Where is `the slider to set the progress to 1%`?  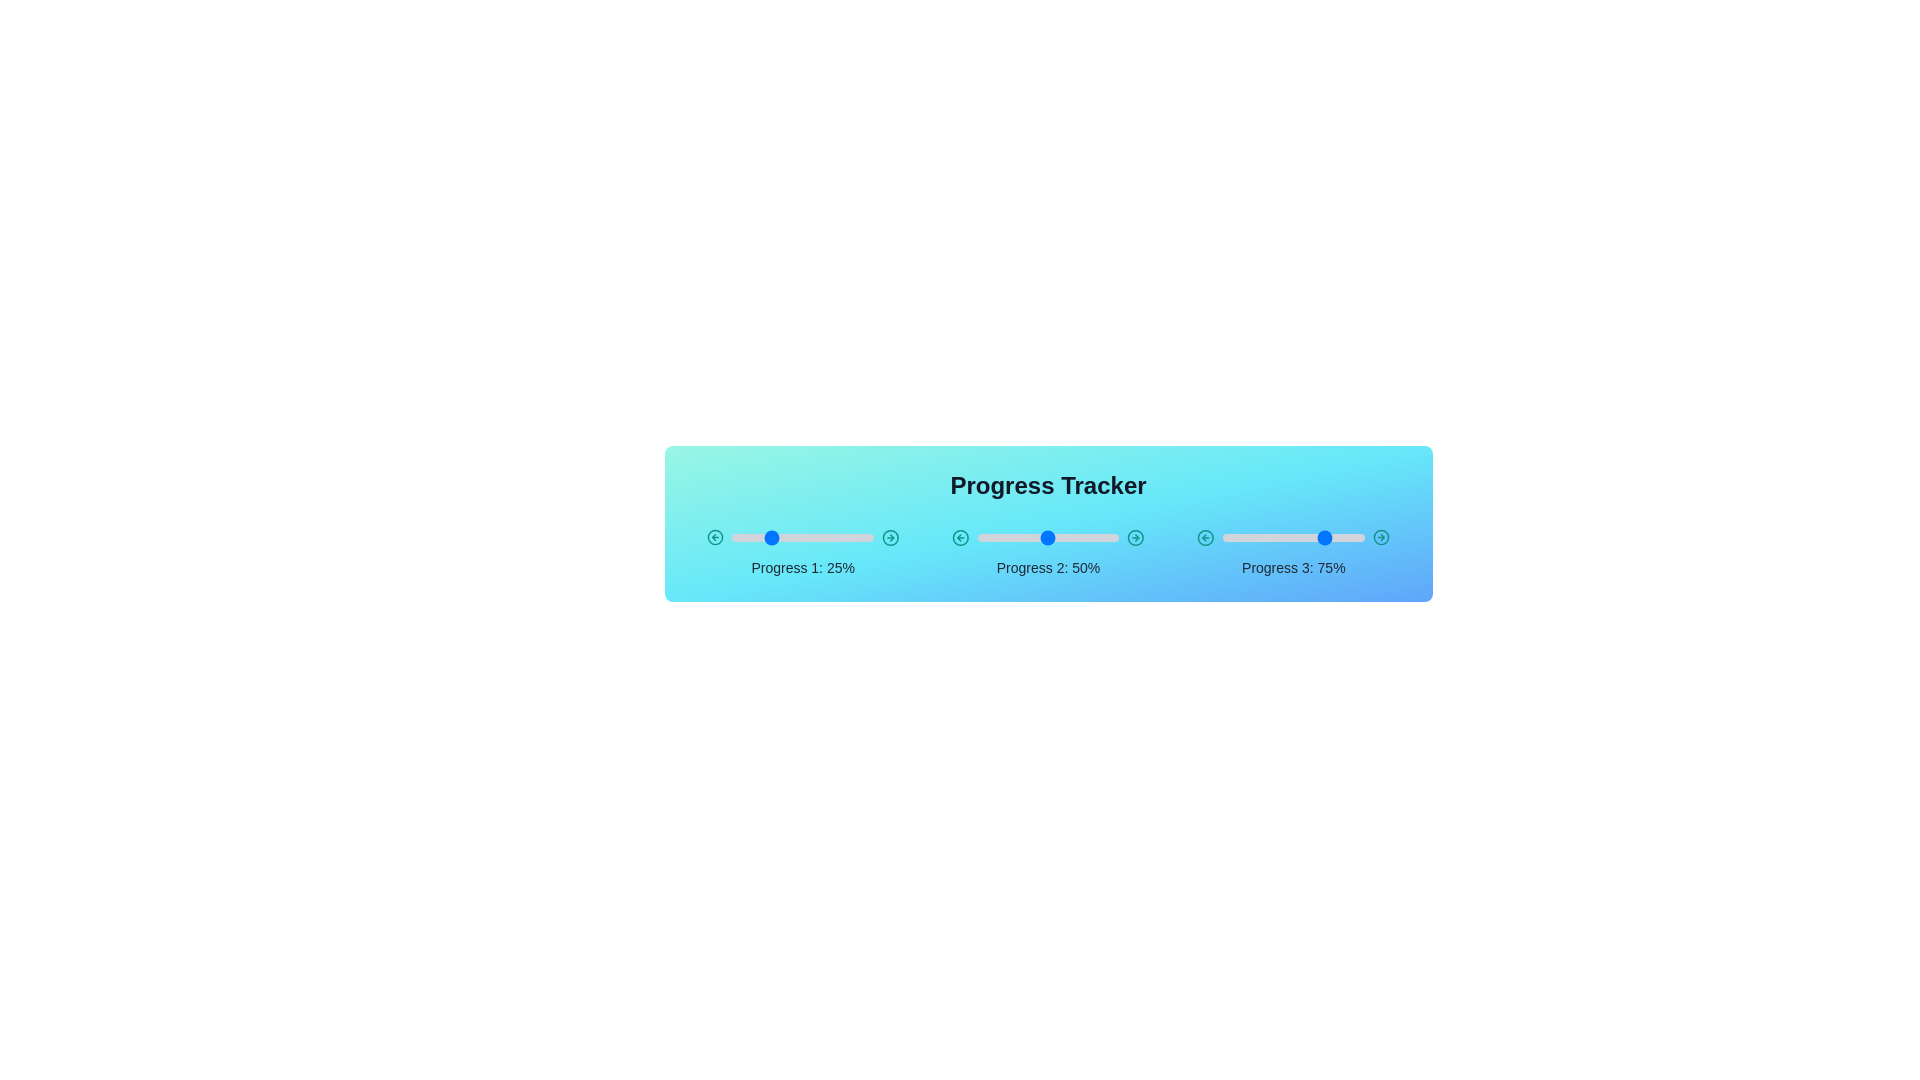
the slider to set the progress to 1% is located at coordinates (732, 536).